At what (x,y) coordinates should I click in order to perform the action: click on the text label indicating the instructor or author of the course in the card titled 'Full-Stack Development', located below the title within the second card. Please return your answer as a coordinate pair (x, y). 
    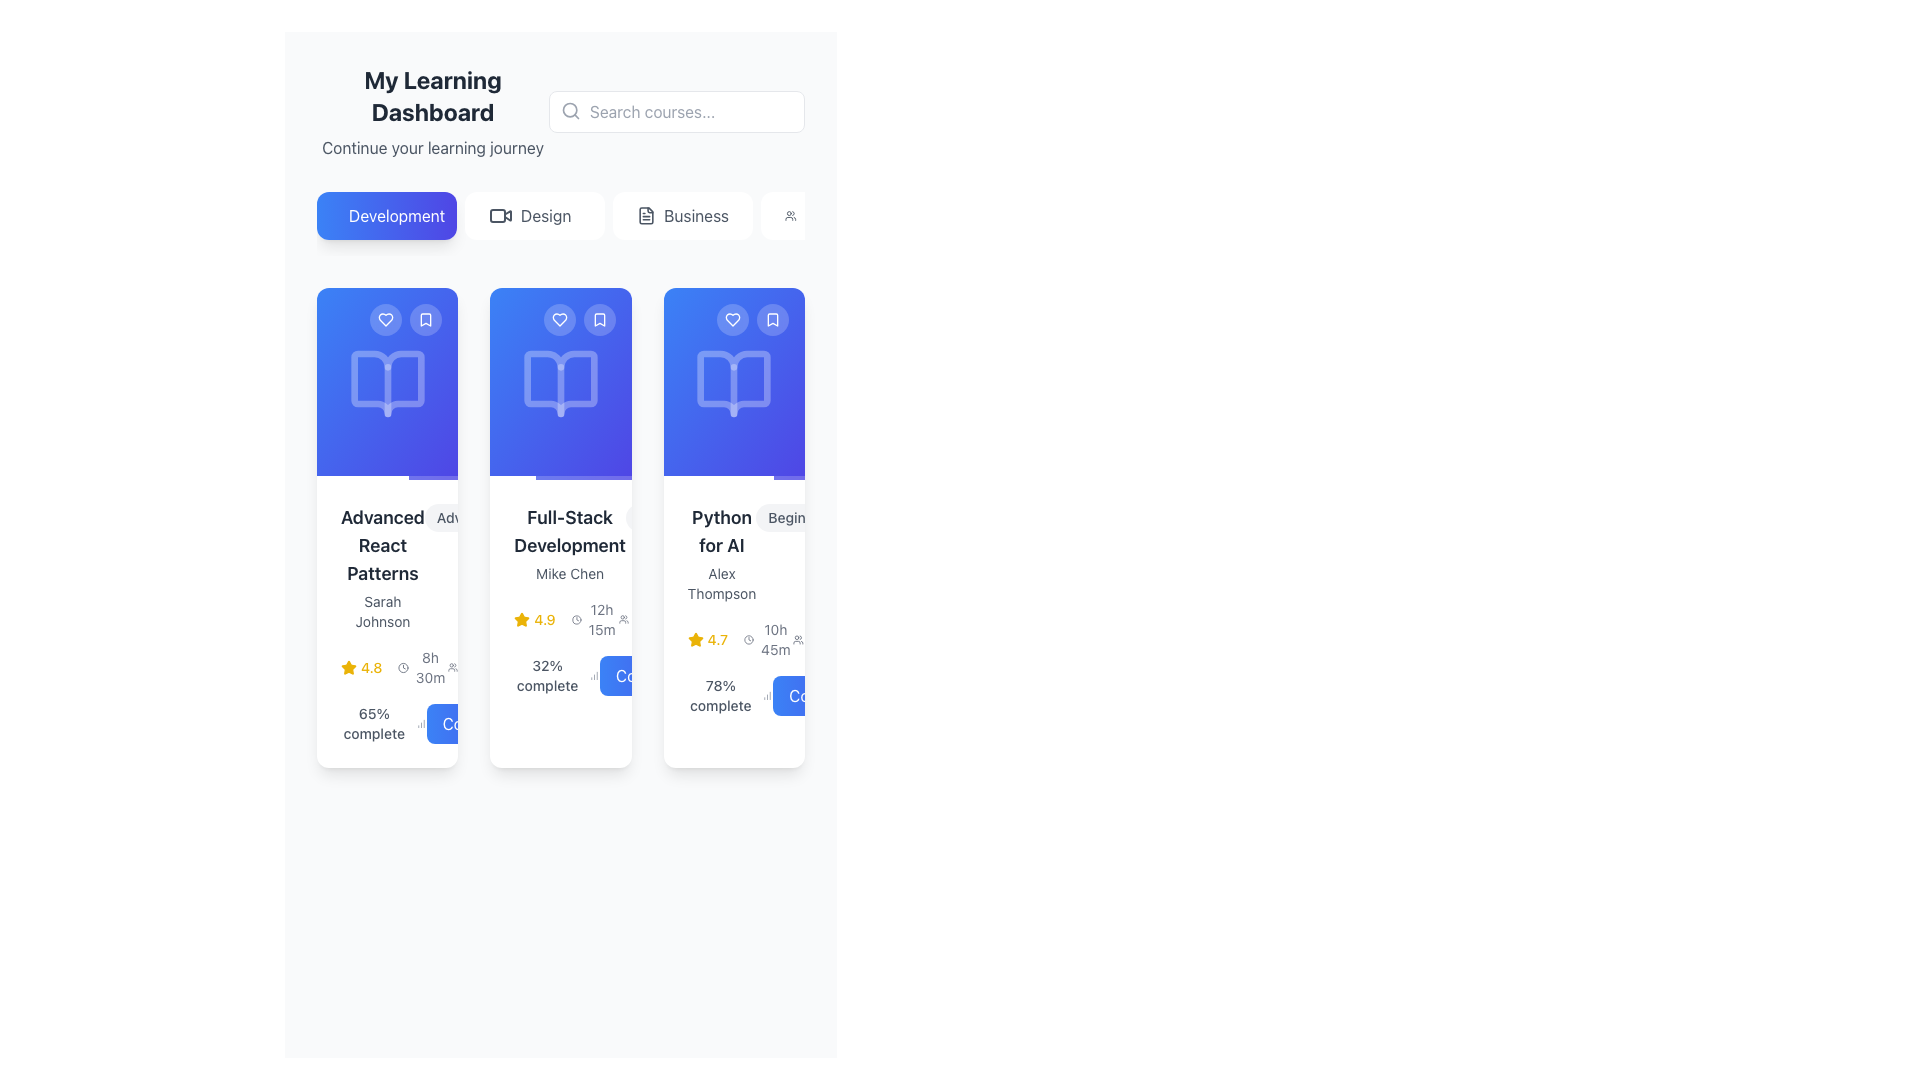
    Looking at the image, I should click on (569, 574).